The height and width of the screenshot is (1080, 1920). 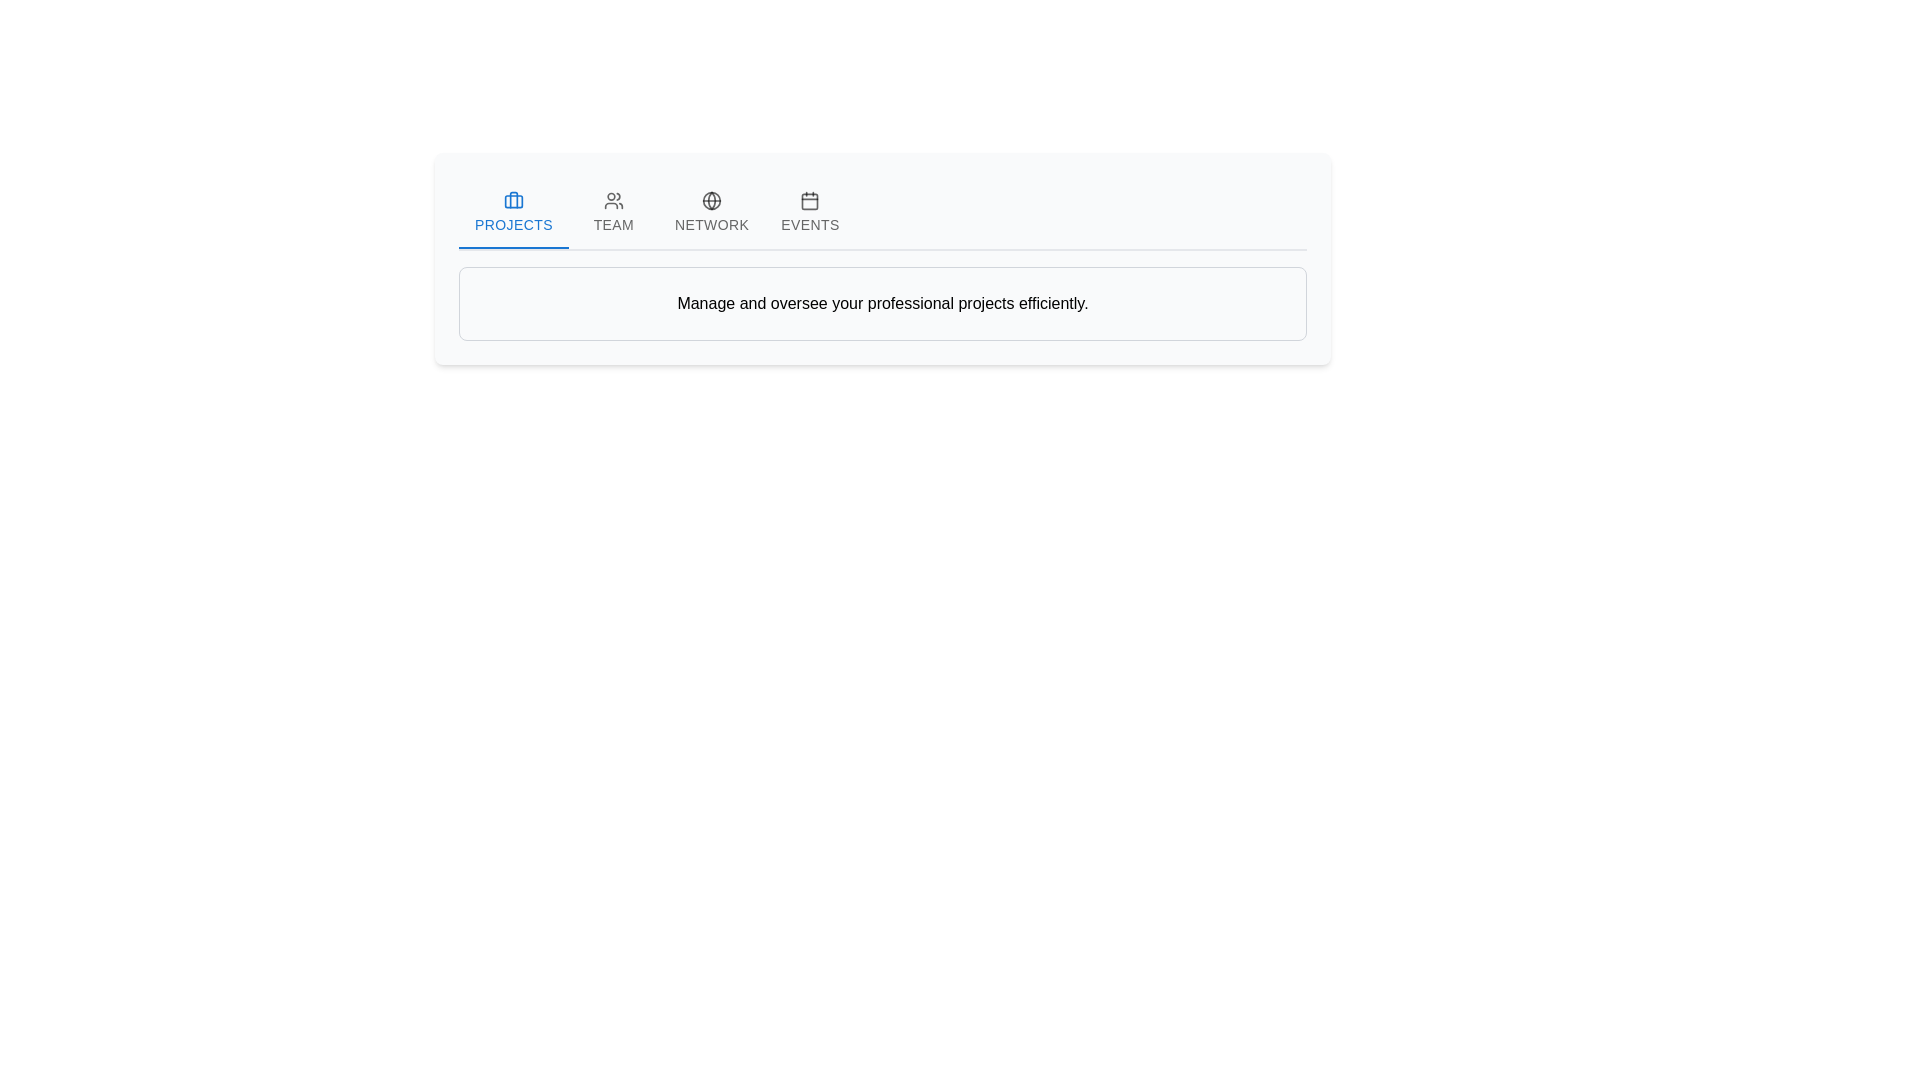 What do you see at coordinates (810, 202) in the screenshot?
I see `the calendar icon representing the 'Events' tab in the navigation bar to navigate to the Events section` at bounding box center [810, 202].